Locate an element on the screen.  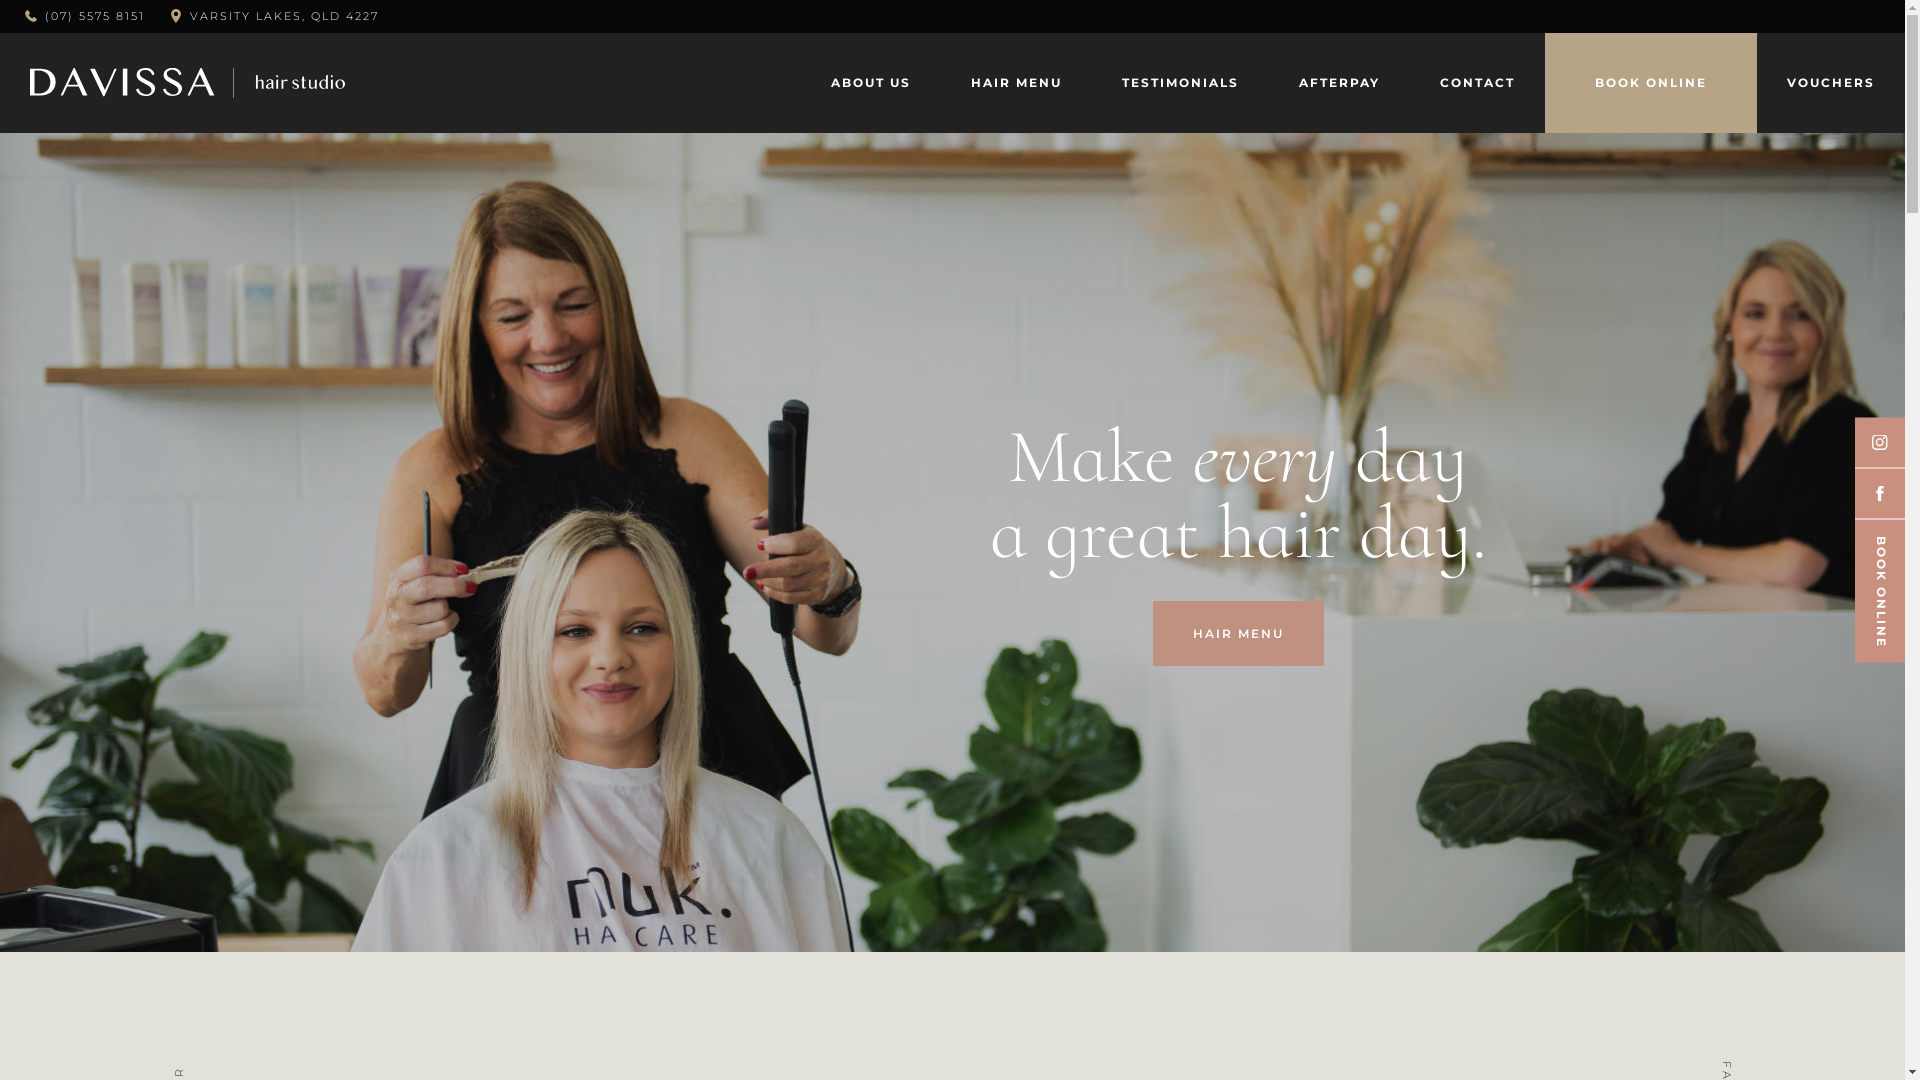
'BOOK ONLINE' is located at coordinates (1563, 82).